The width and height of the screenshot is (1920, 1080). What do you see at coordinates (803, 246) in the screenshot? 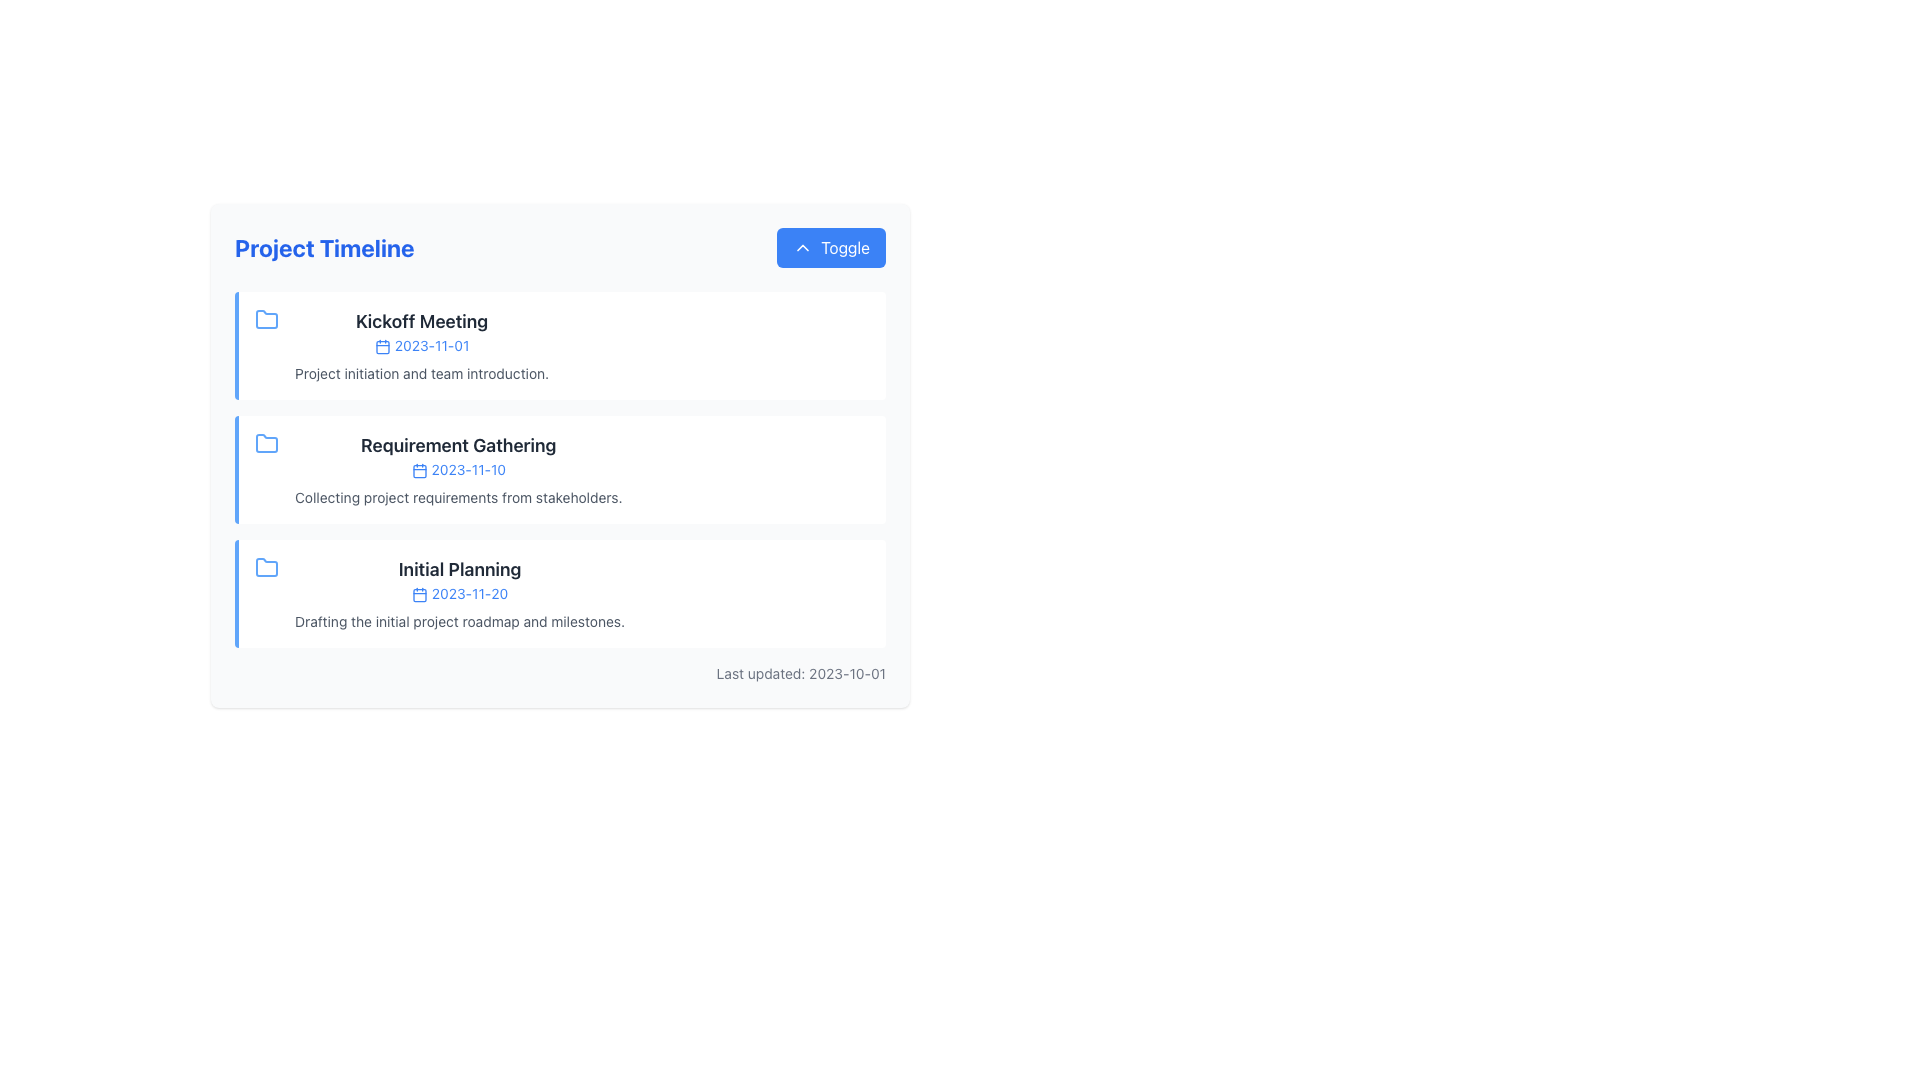
I see `the chevron icon located inside the 'Toggle' button, adjacent to the text 'Toggle'` at bounding box center [803, 246].